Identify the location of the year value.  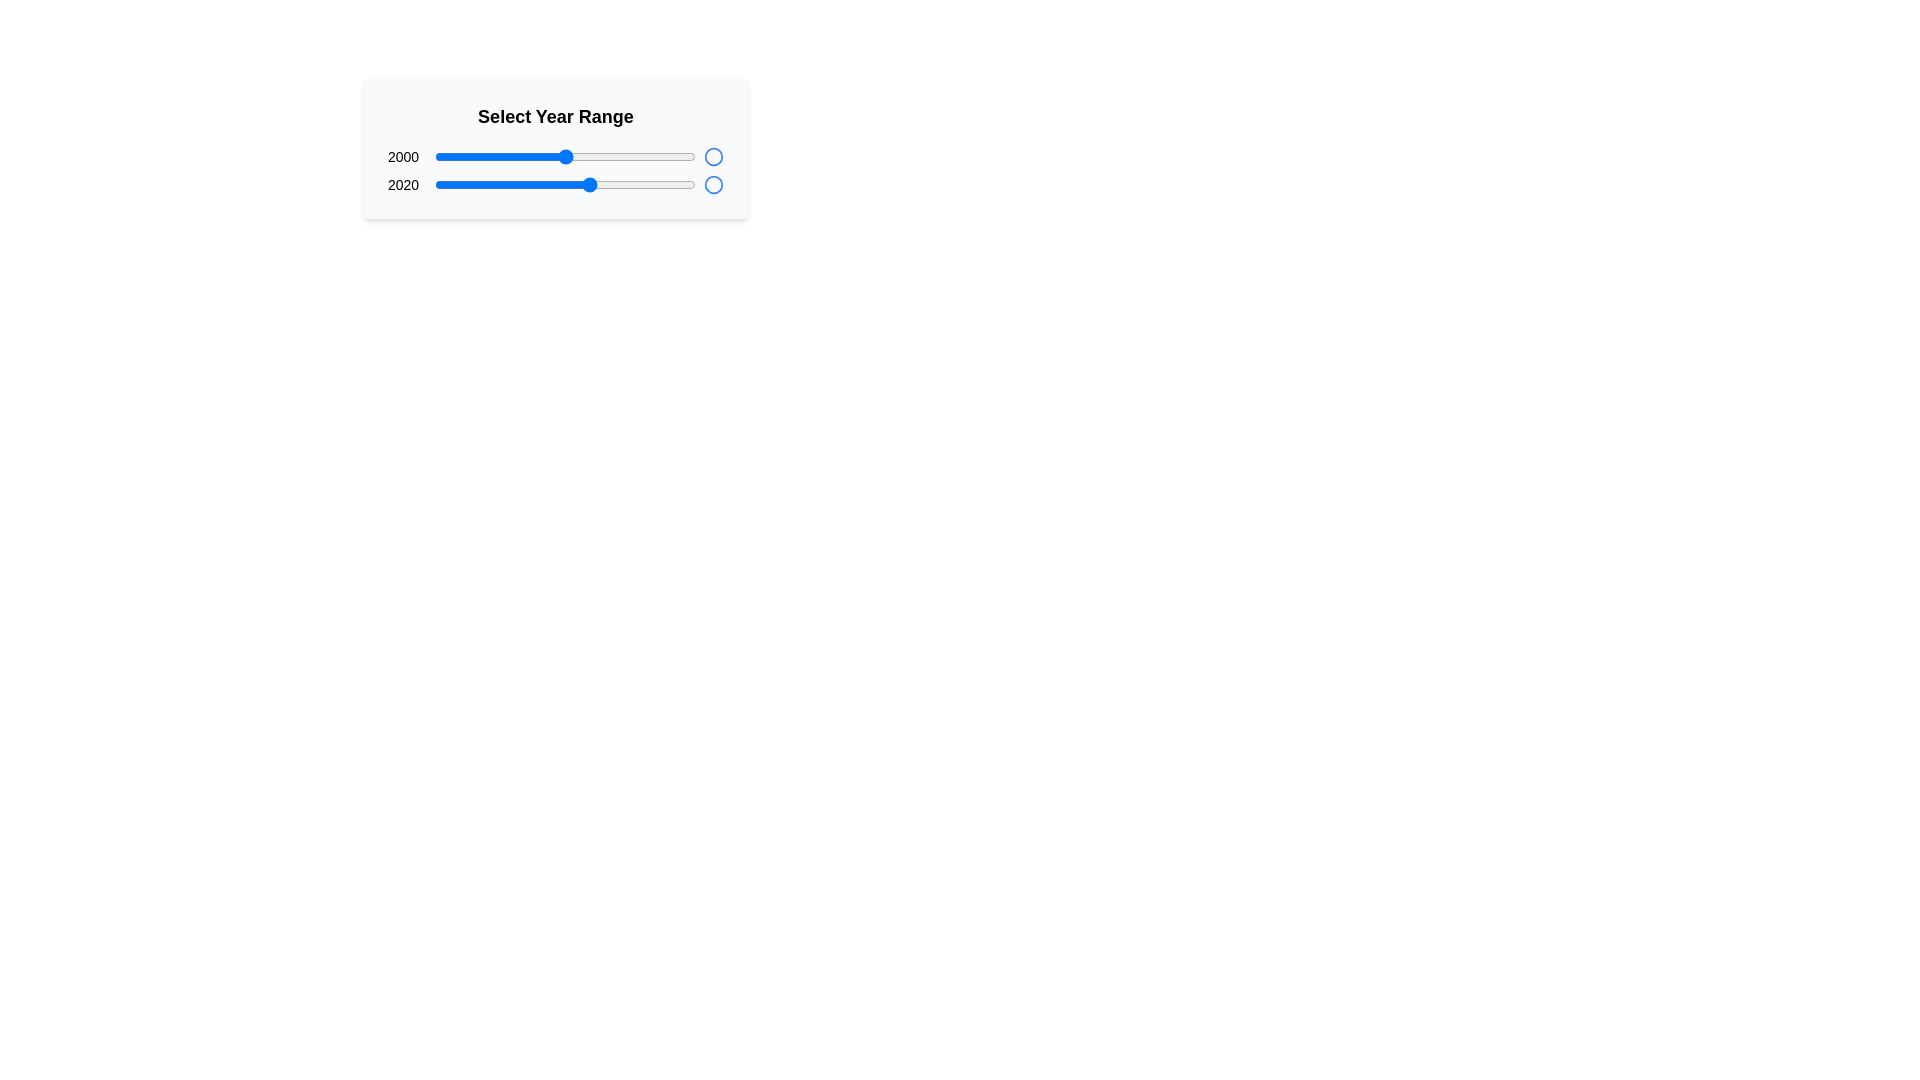
(542, 185).